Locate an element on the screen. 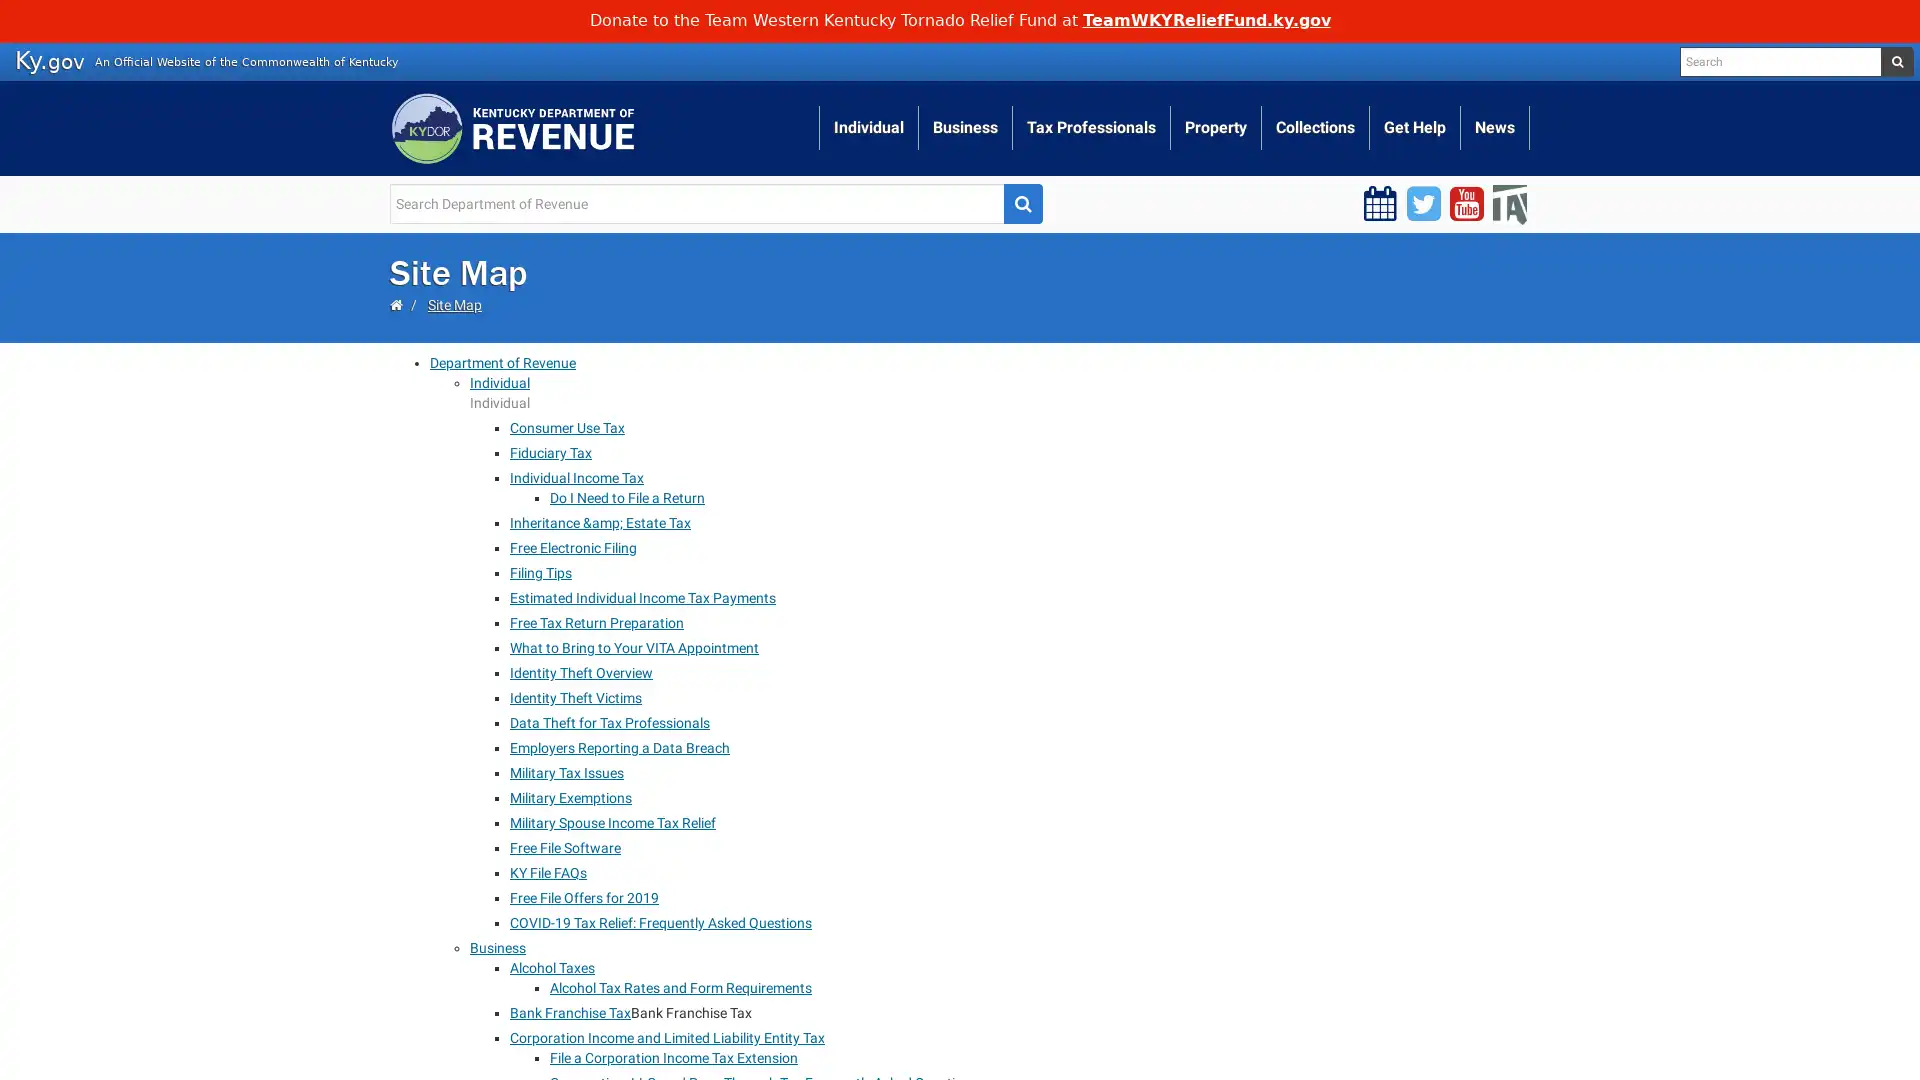 The width and height of the screenshot is (1920, 1080). Search is located at coordinates (1022, 203).